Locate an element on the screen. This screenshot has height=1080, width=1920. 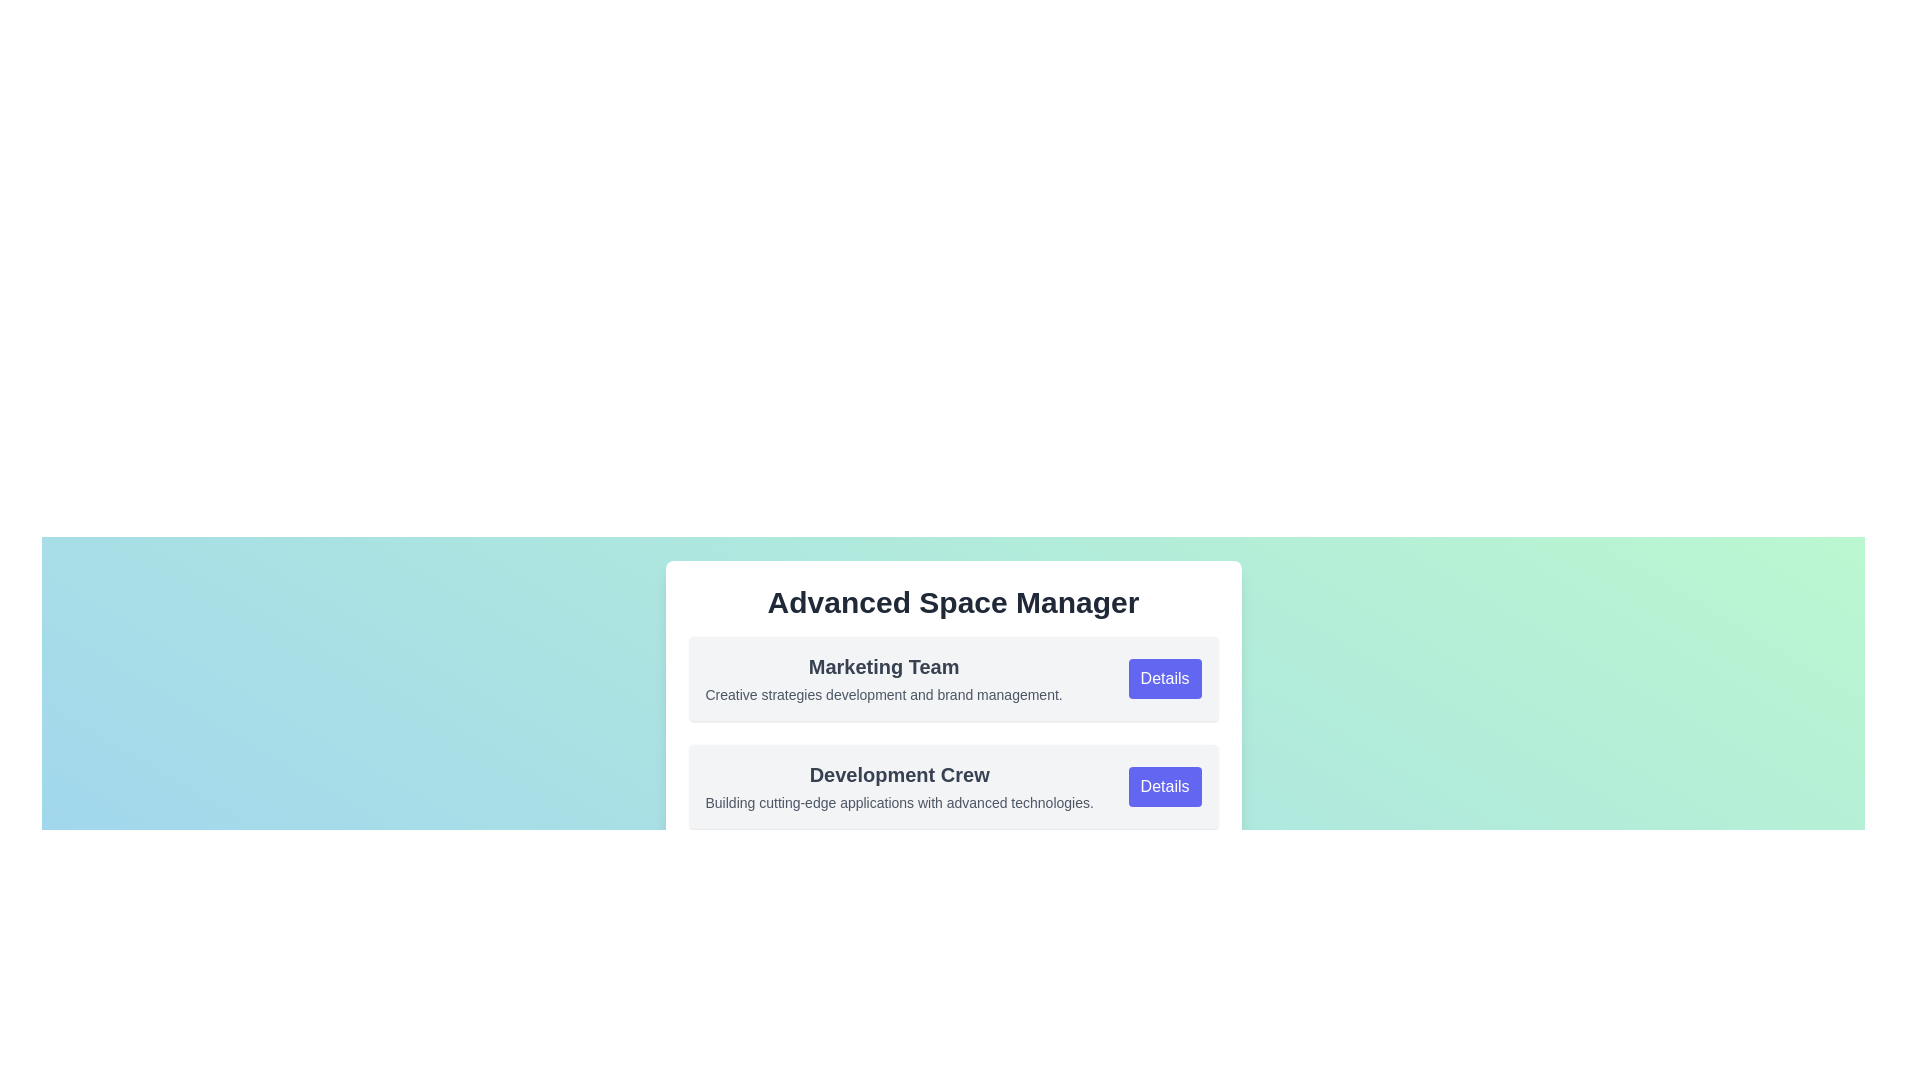
'Development Crew' section, which includes a title and a 'Details' button, to gather insights about the organization is located at coordinates (952, 739).